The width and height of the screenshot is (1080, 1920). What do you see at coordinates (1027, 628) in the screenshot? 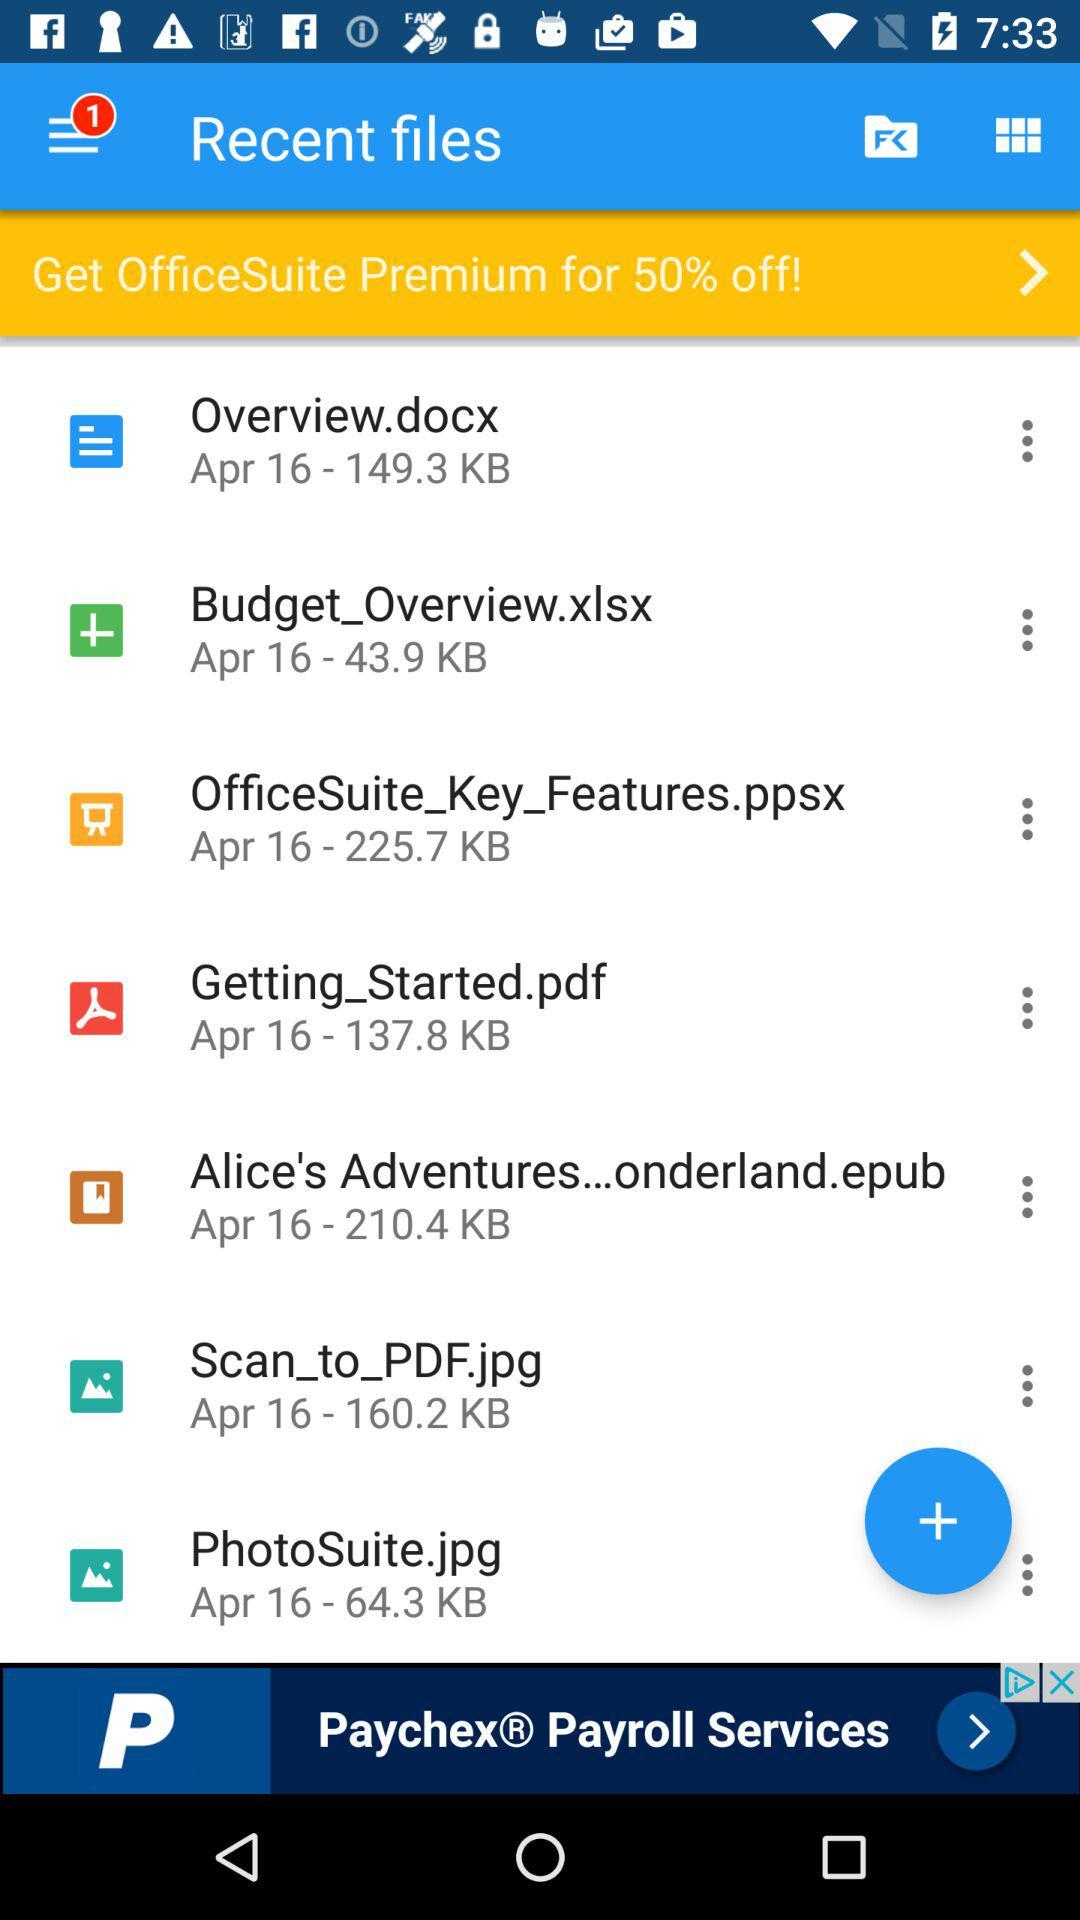
I see `more` at bounding box center [1027, 628].